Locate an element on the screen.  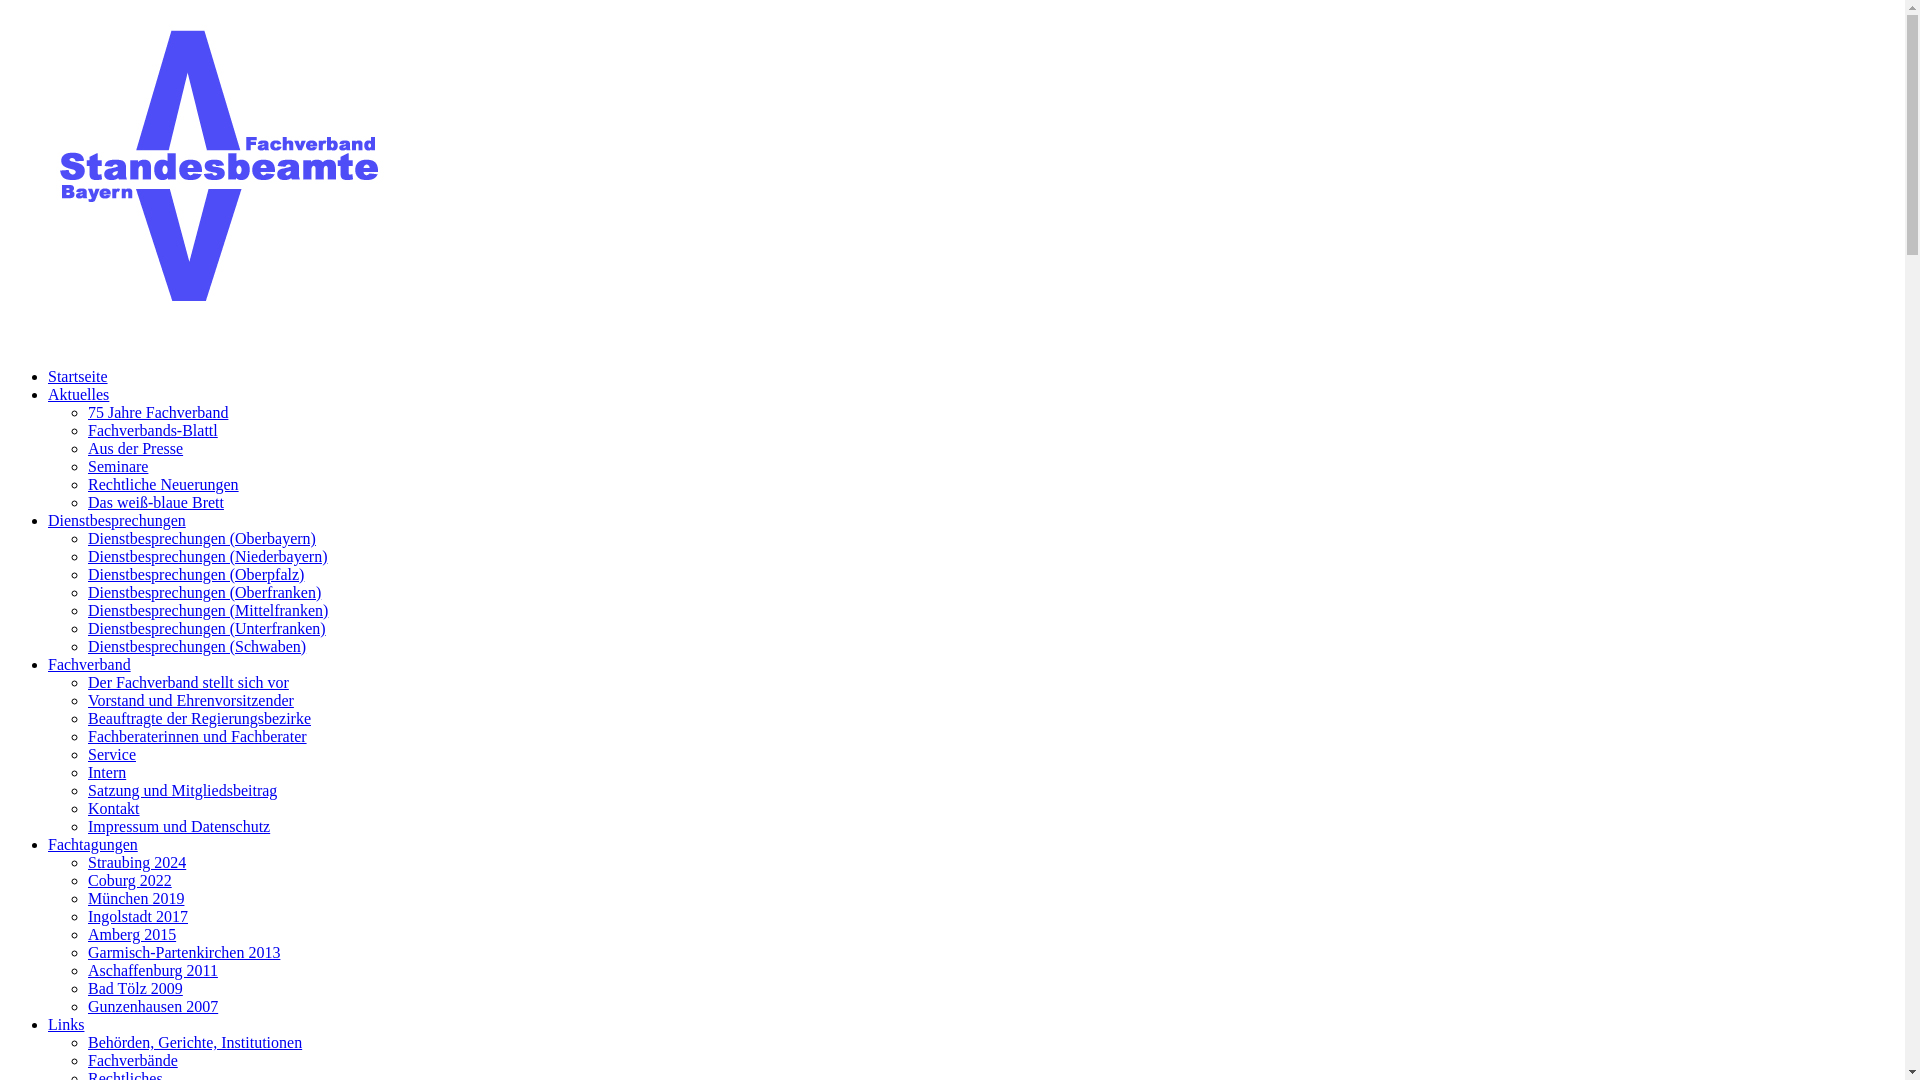
'Ingolstadt 2017' is located at coordinates (137, 916).